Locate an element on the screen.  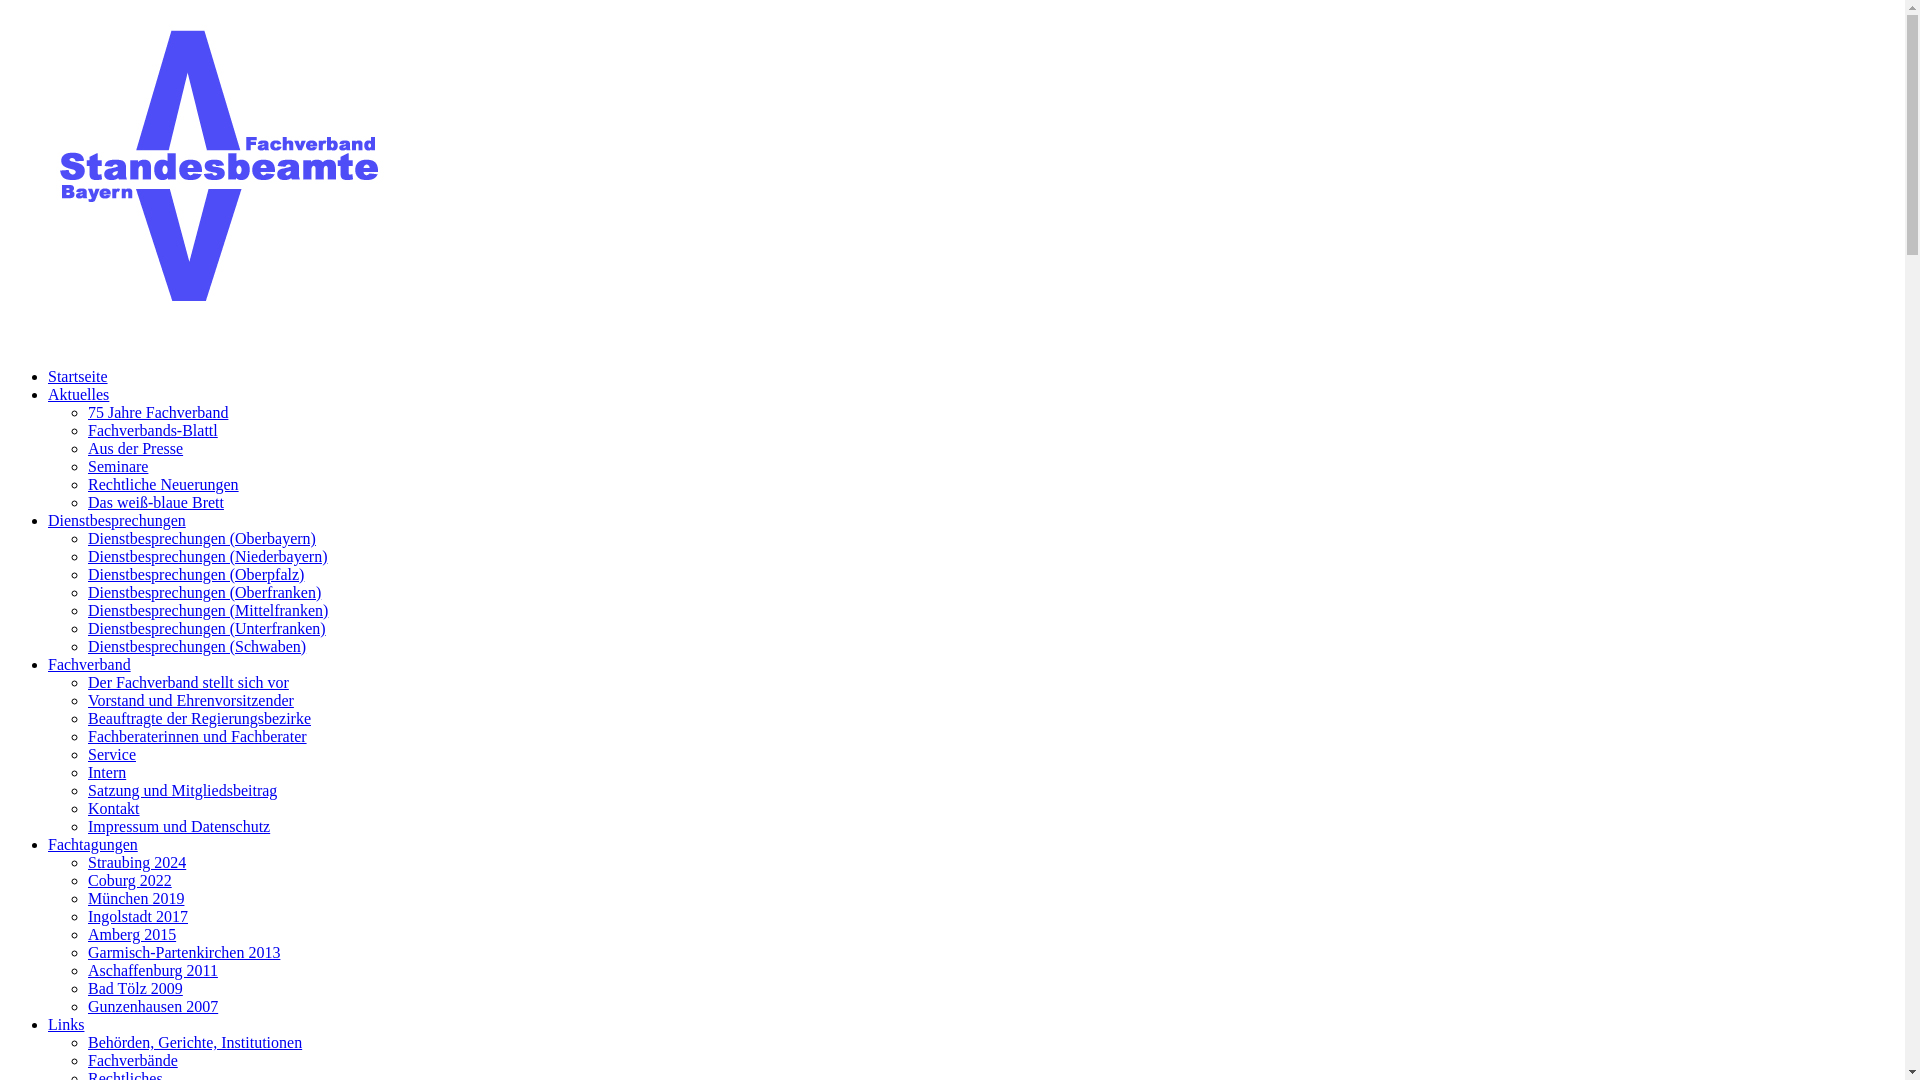
'Ingolstadt 2017' is located at coordinates (137, 916).